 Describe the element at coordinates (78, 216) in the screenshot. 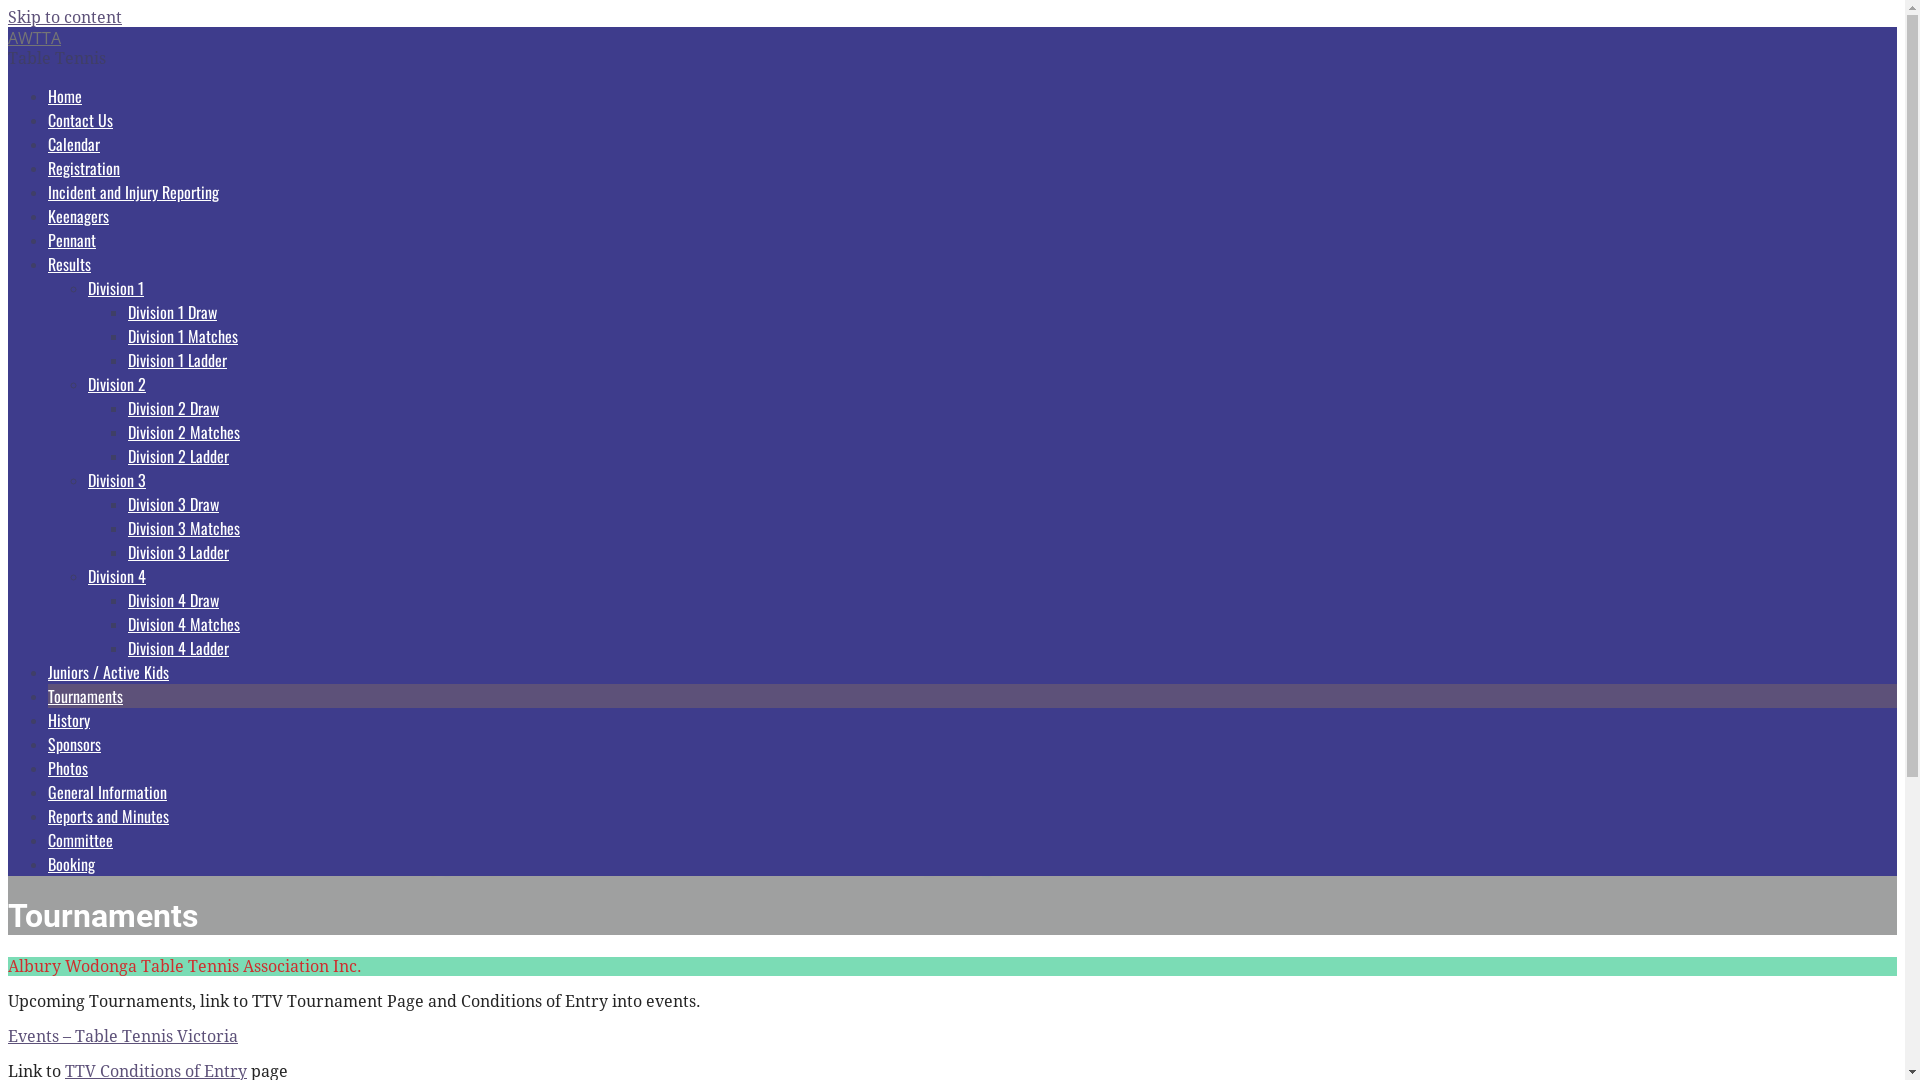

I see `'Keenagers'` at that location.